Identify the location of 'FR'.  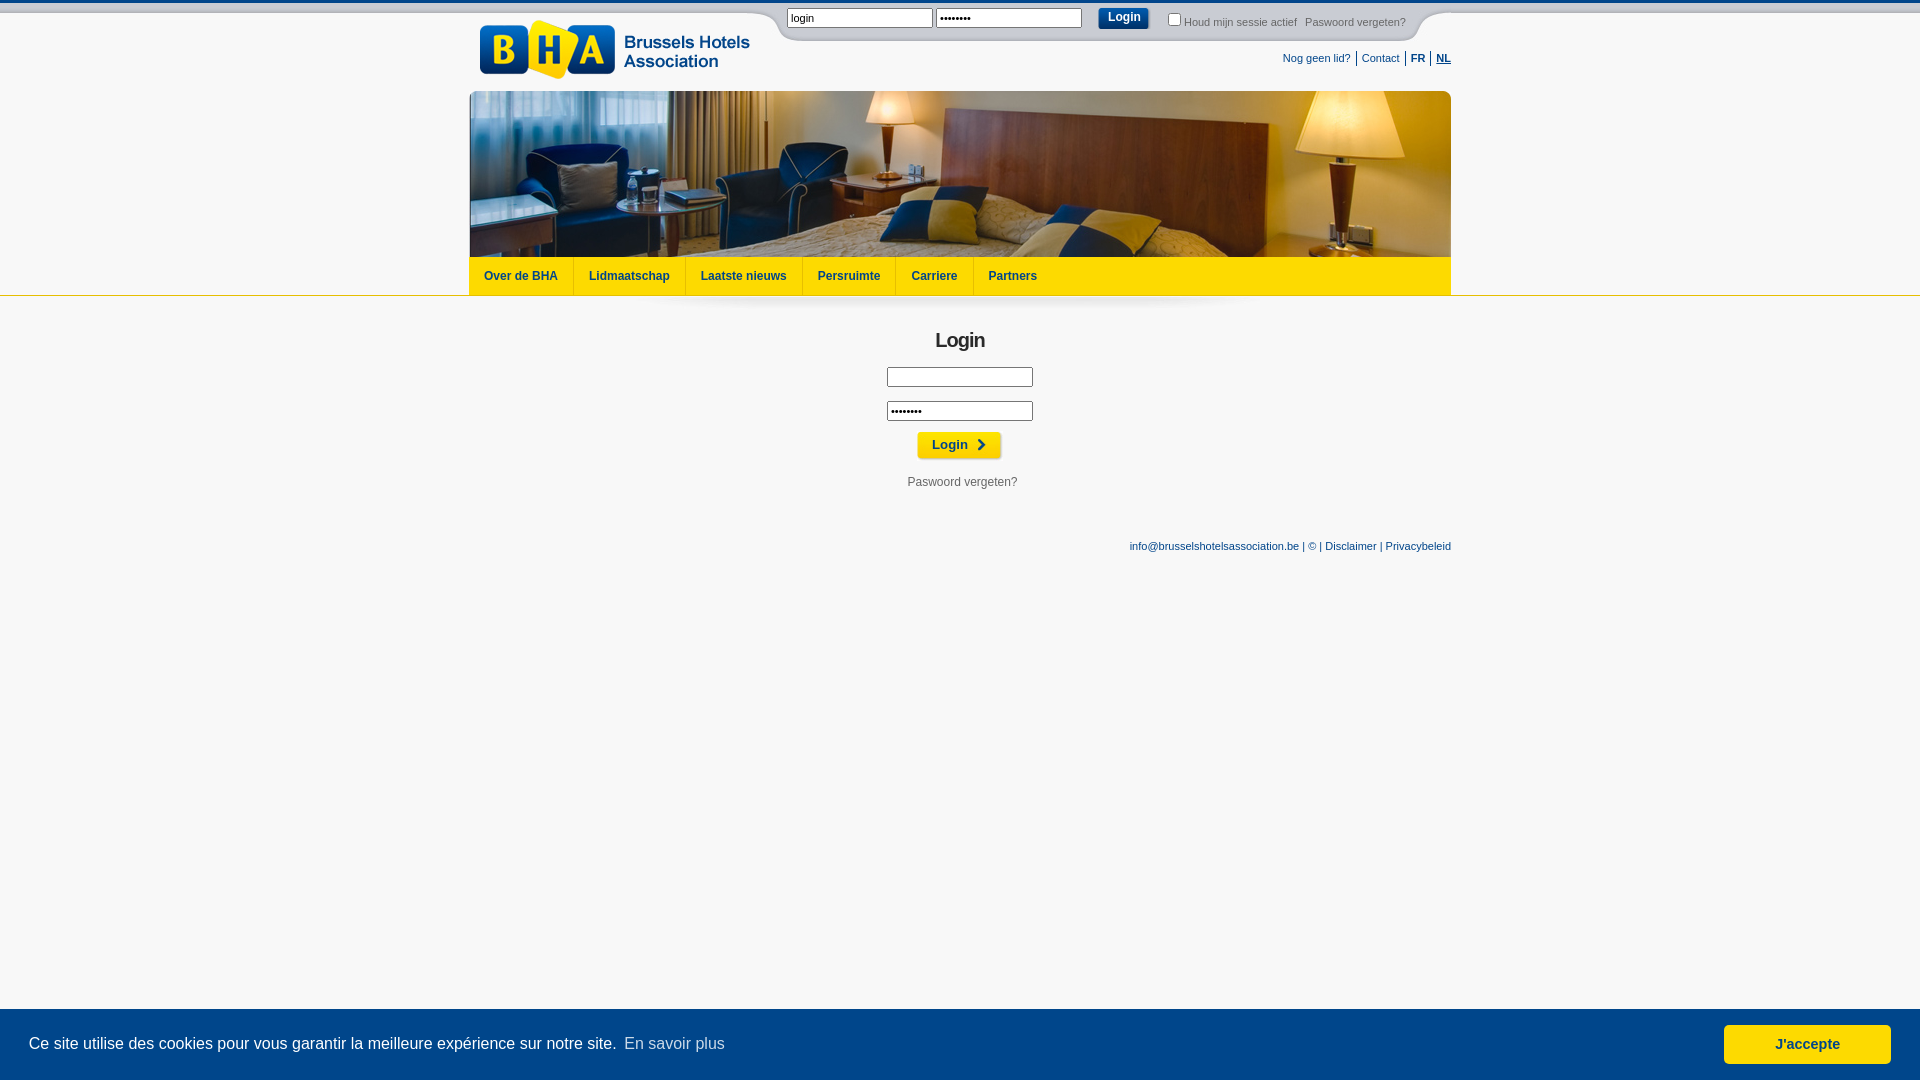
(1417, 56).